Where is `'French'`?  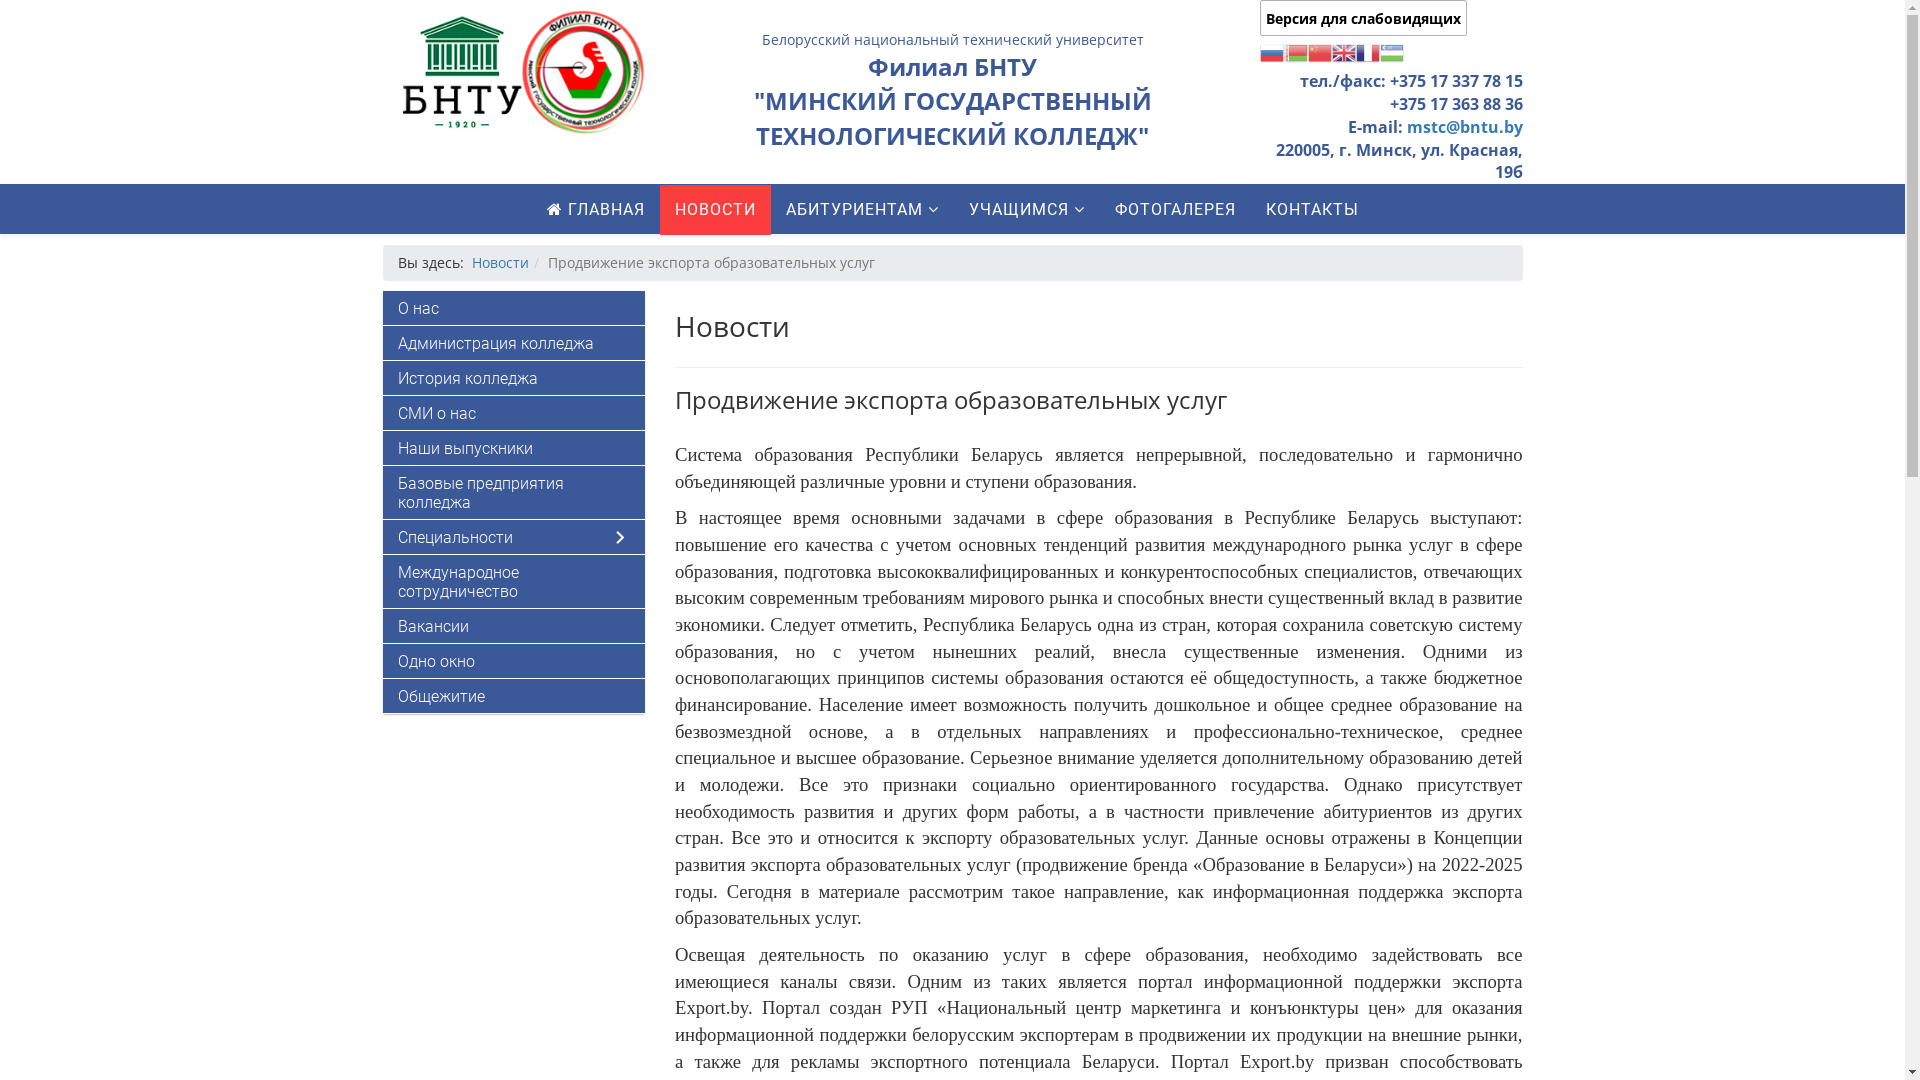 'French' is located at coordinates (1367, 50).